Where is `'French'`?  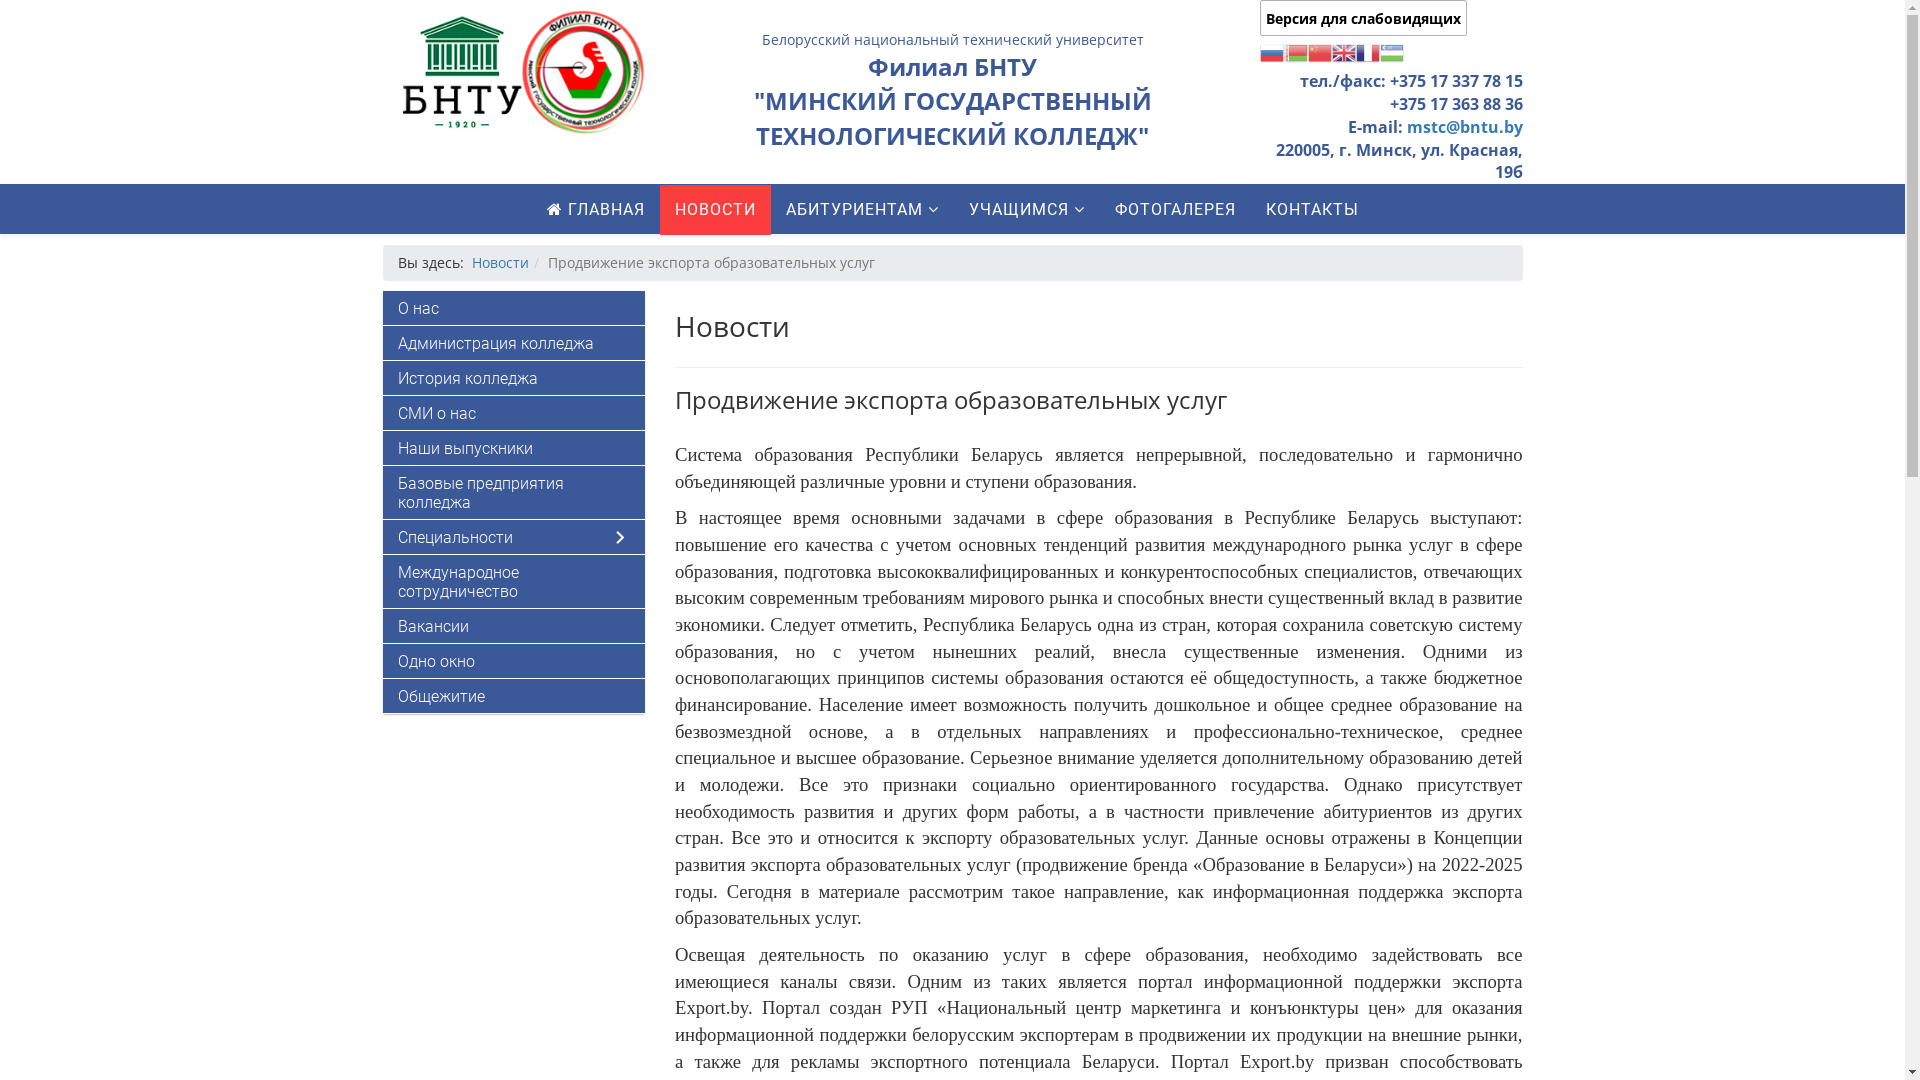 'French' is located at coordinates (1367, 50).